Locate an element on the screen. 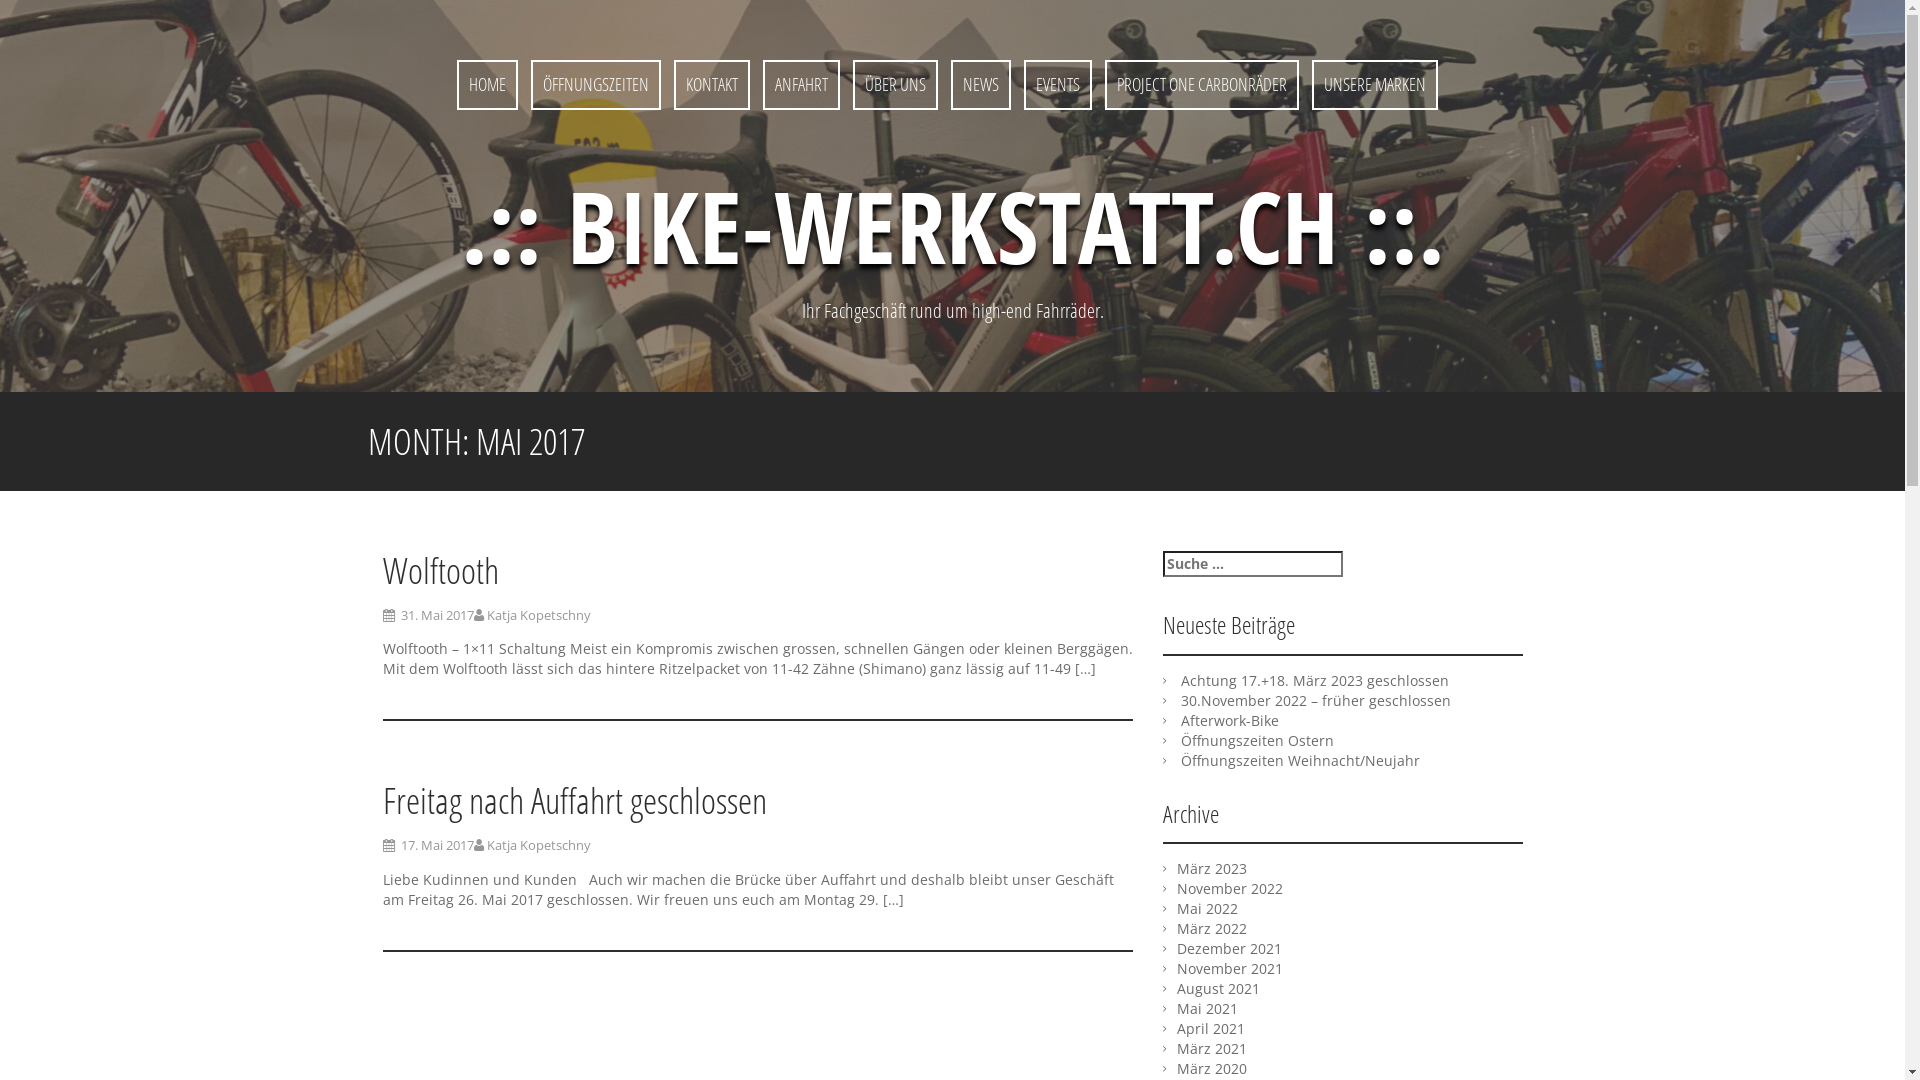 The width and height of the screenshot is (1920, 1080). '17. Mai 2017' is located at coordinates (435, 844).